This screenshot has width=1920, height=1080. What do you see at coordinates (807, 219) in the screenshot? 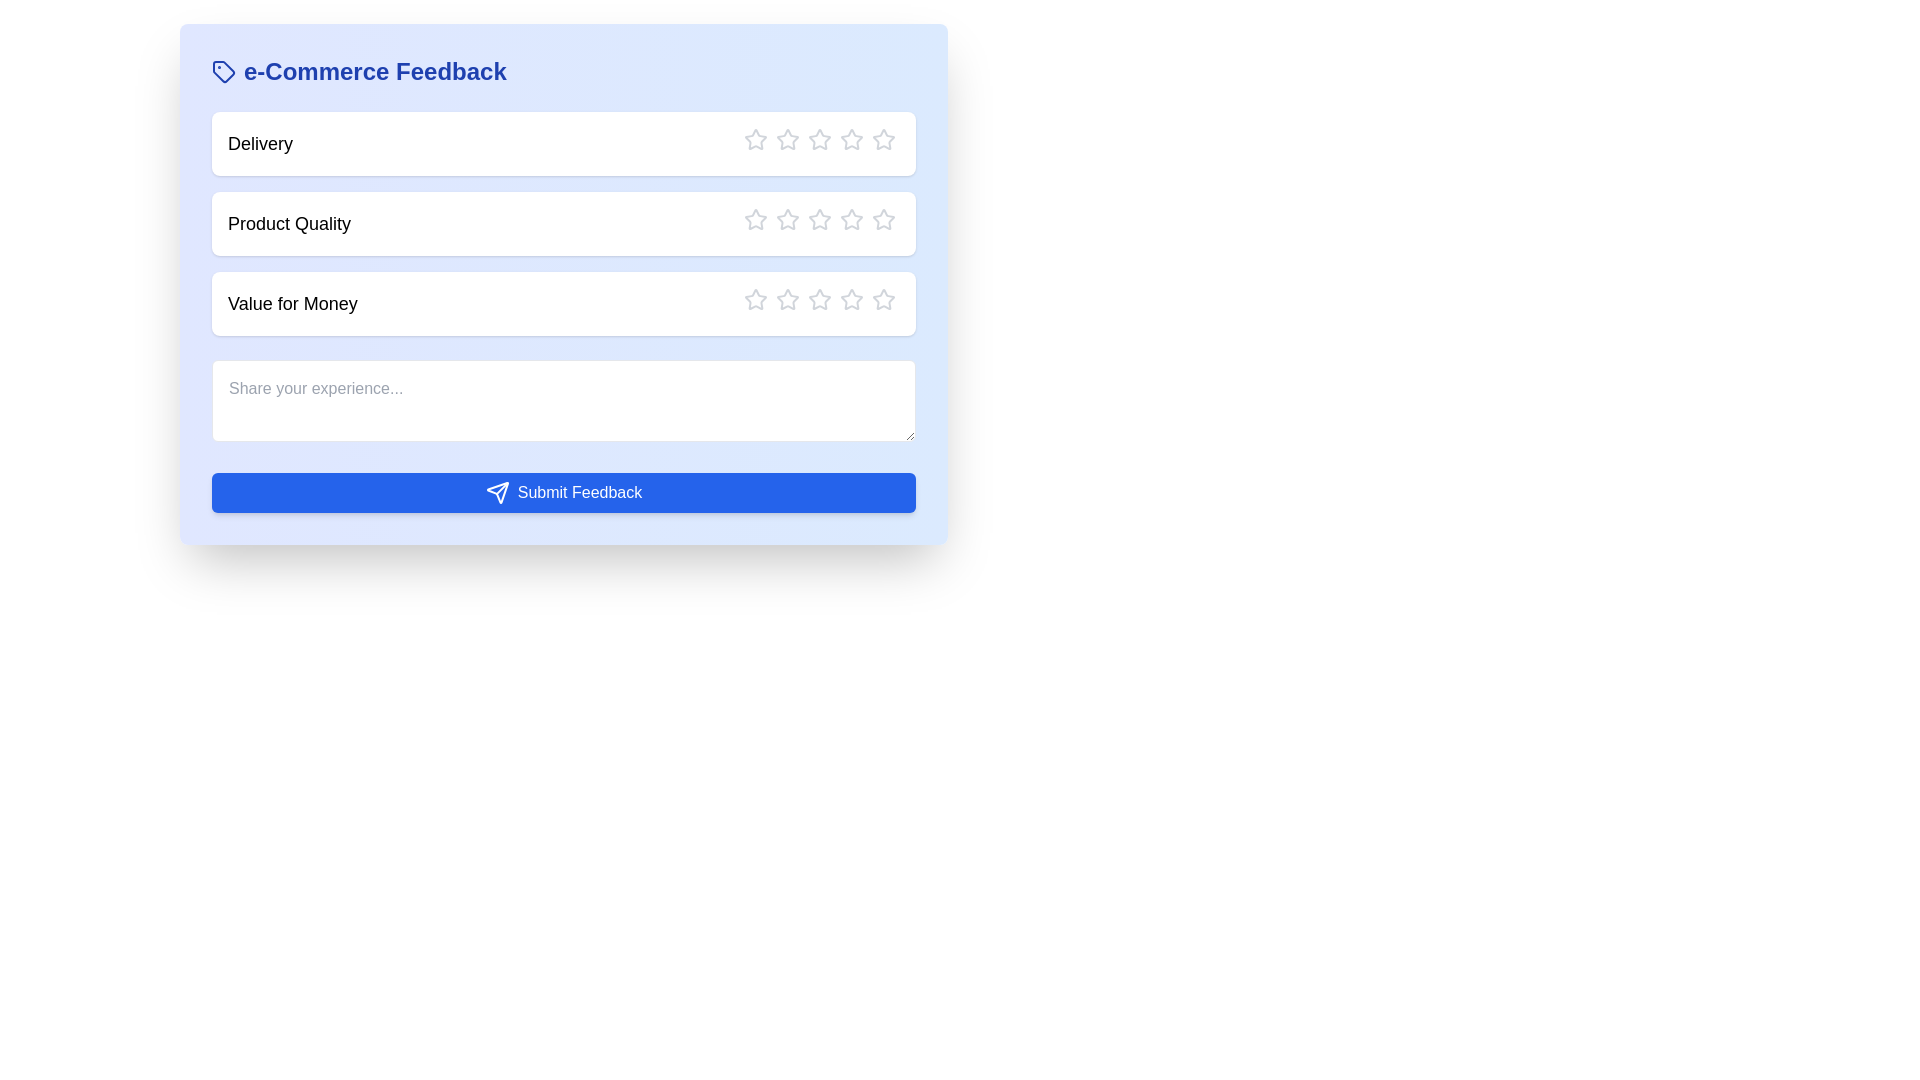
I see `the star corresponding to the rating 3 for the category Product Quality` at bounding box center [807, 219].